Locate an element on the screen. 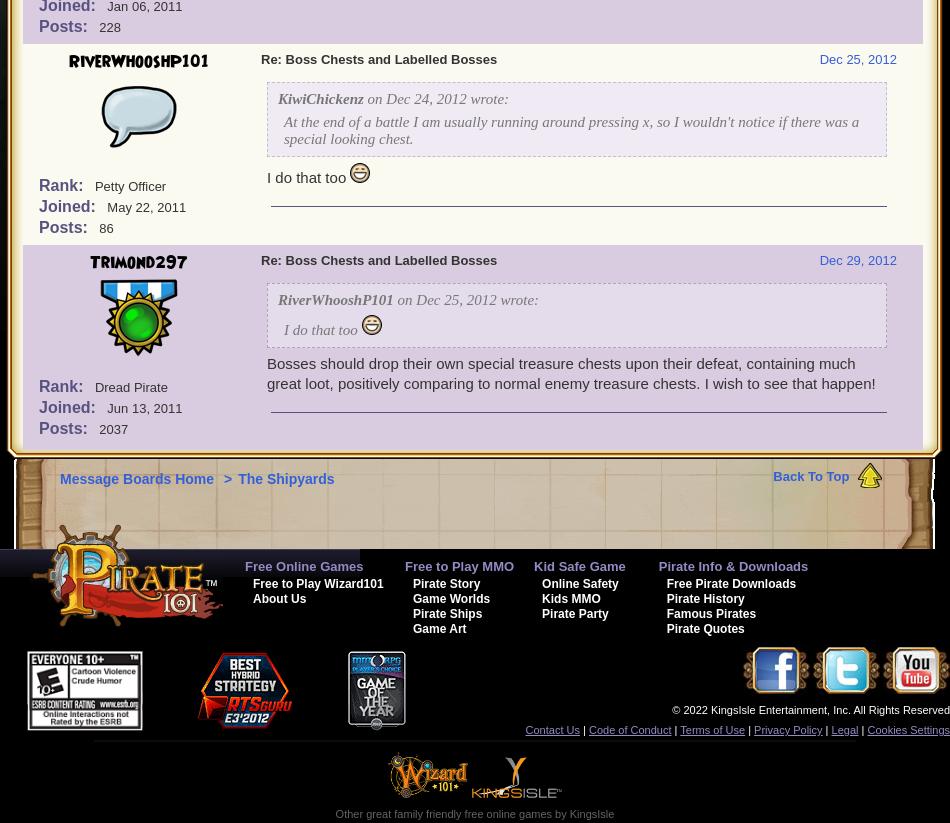 Image resolution: width=950 pixels, height=823 pixels. 'At the end of a battle I am usually running around pressing x, so I wouldn't notice if there was a special looking chest.' is located at coordinates (571, 130).